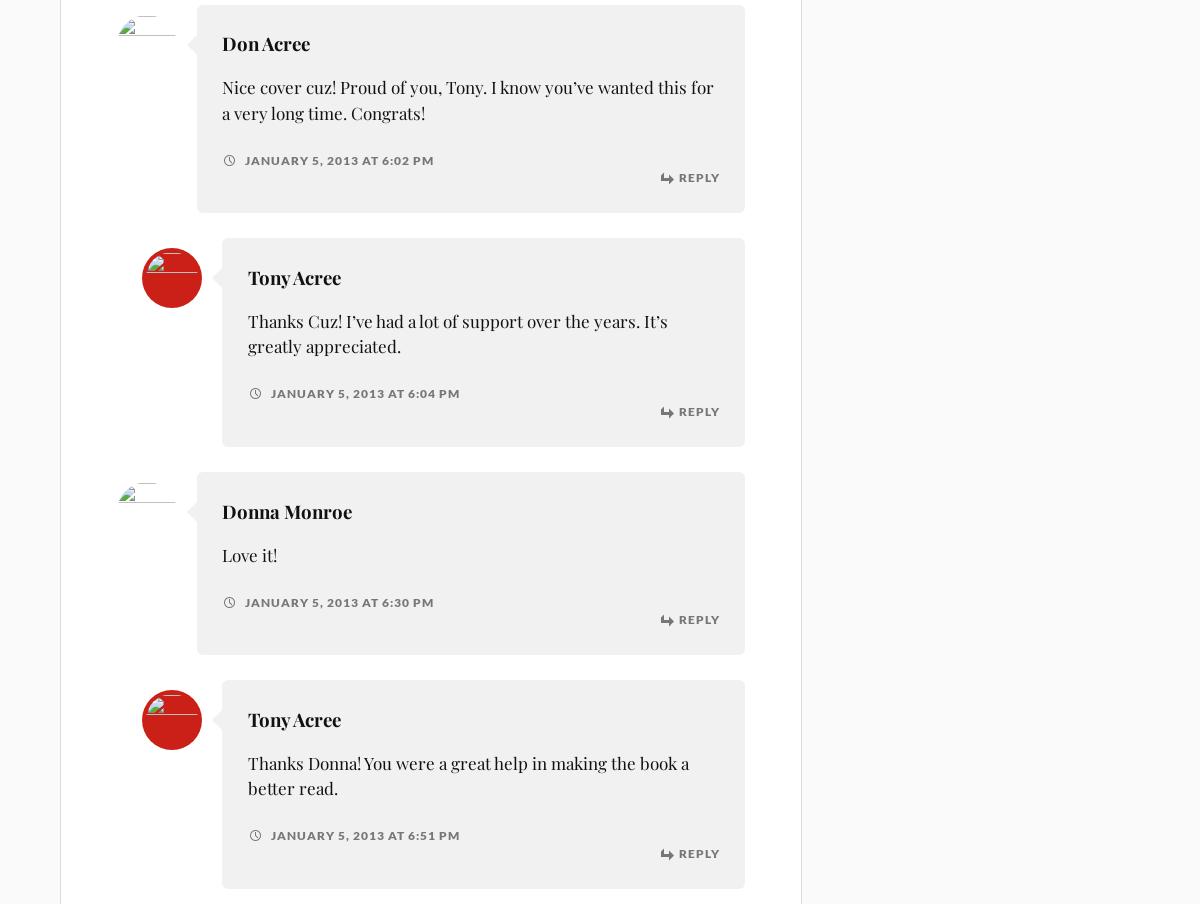 The height and width of the screenshot is (904, 1200). Describe the element at coordinates (363, 392) in the screenshot. I see `'January 5, 2013 at 6:04 pm'` at that location.